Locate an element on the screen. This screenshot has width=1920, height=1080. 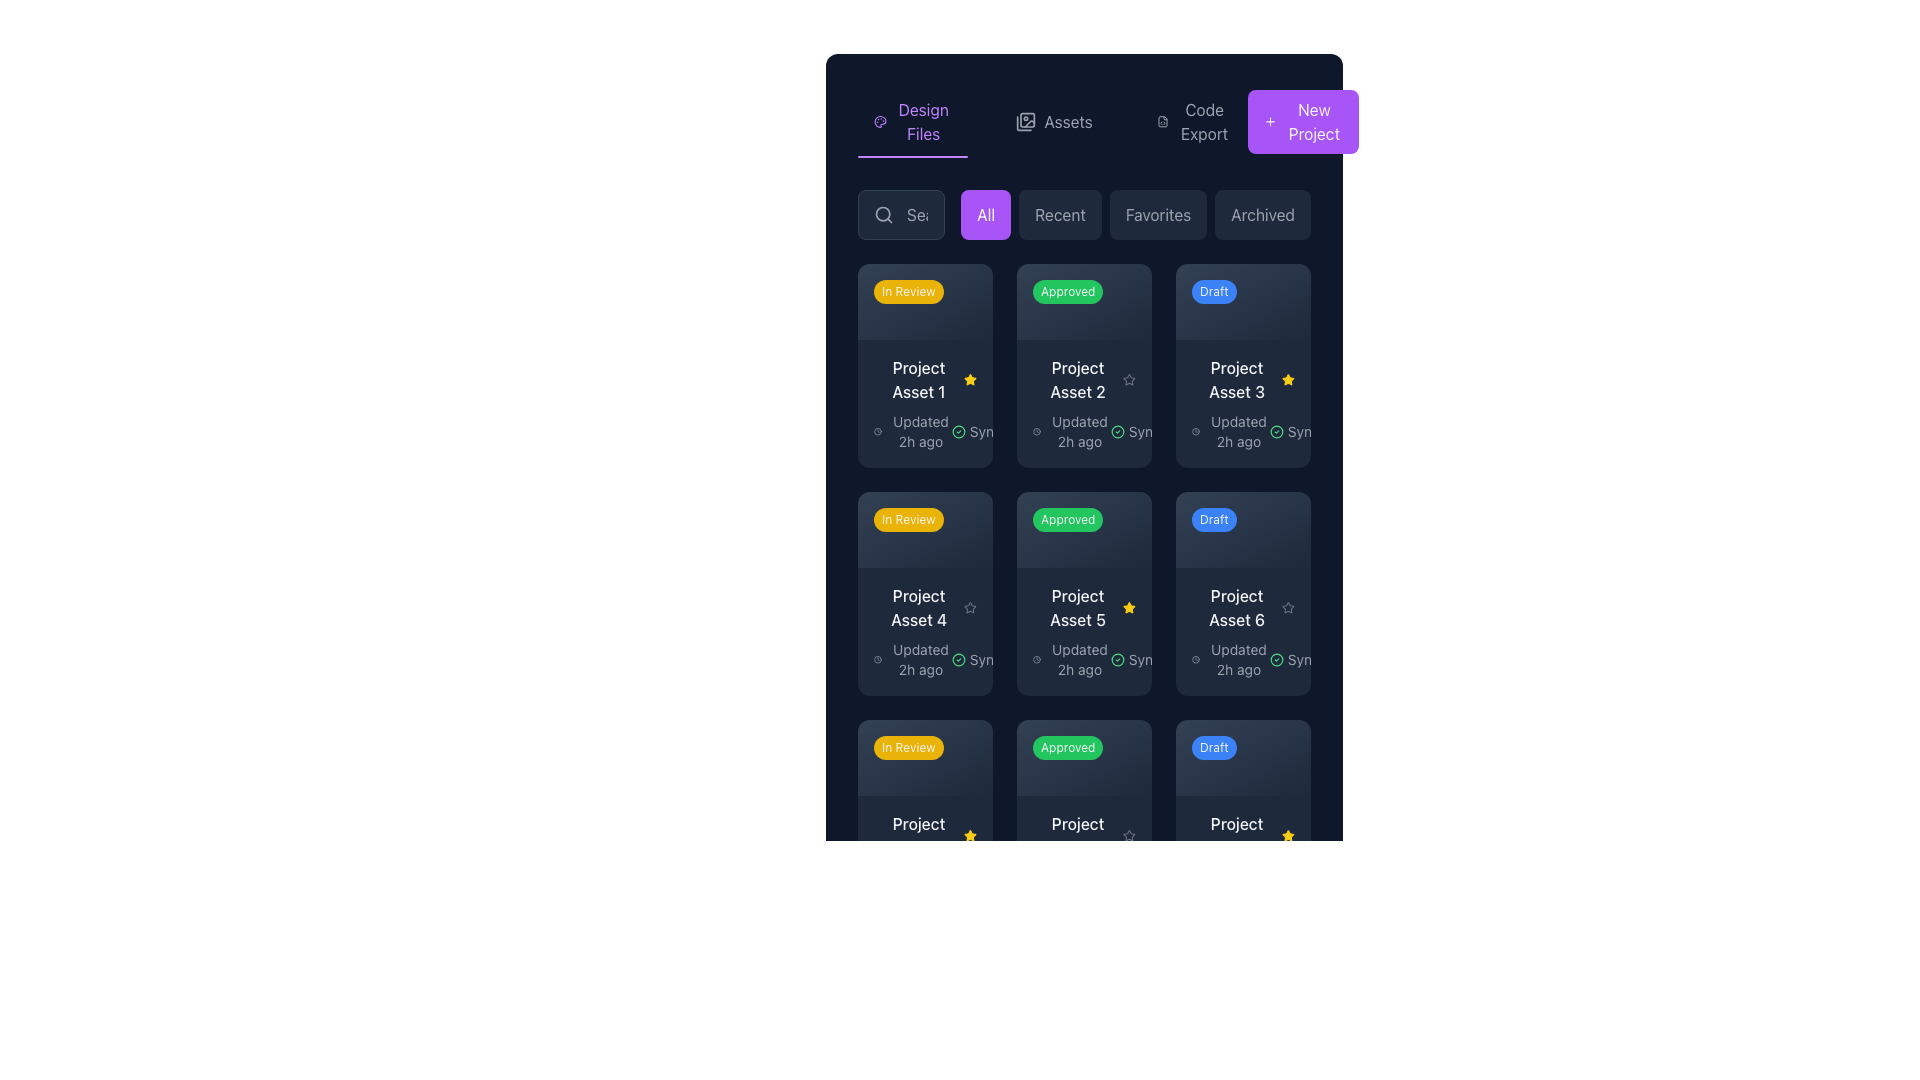
the 'Draft' status indicator located in the lower half of the grid layout, specifically the seventh item in the display of 'Project Asset 9' is located at coordinates (1242, 757).